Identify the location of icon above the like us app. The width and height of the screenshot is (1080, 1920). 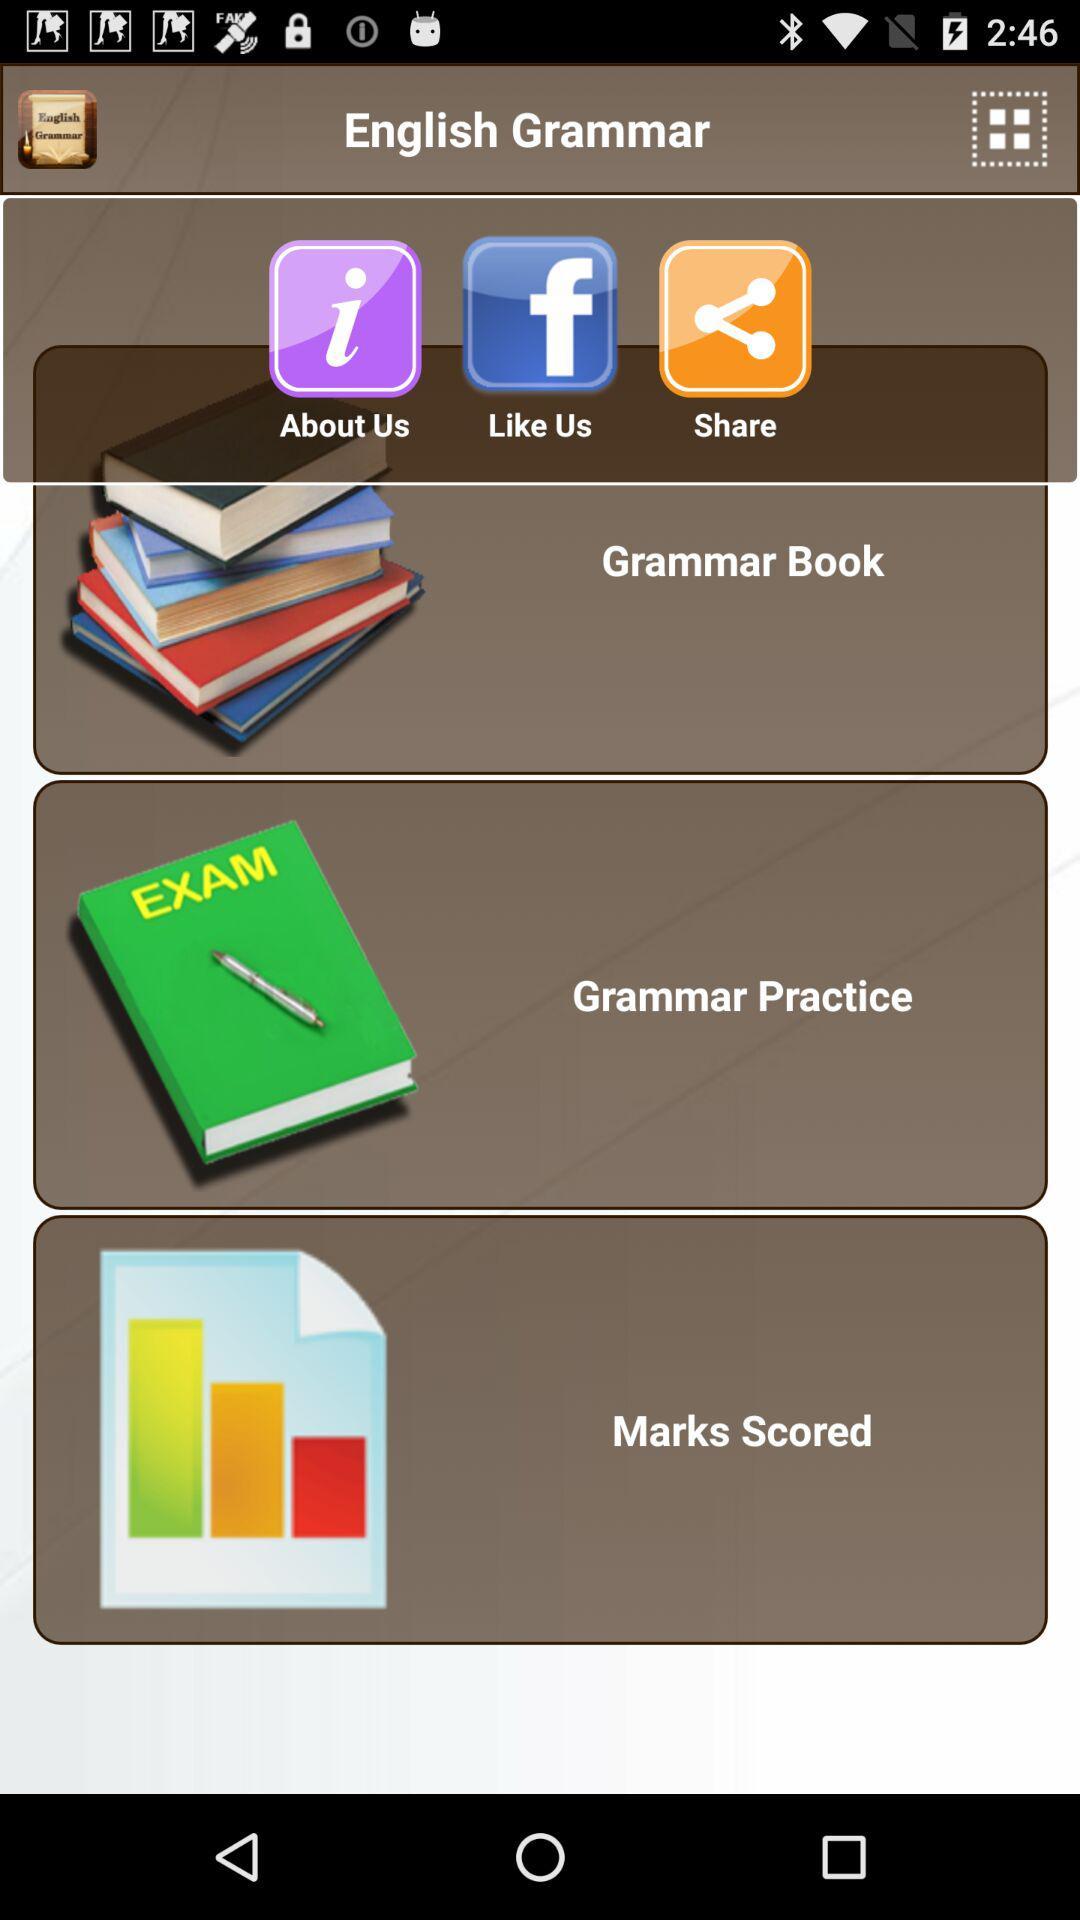
(540, 317).